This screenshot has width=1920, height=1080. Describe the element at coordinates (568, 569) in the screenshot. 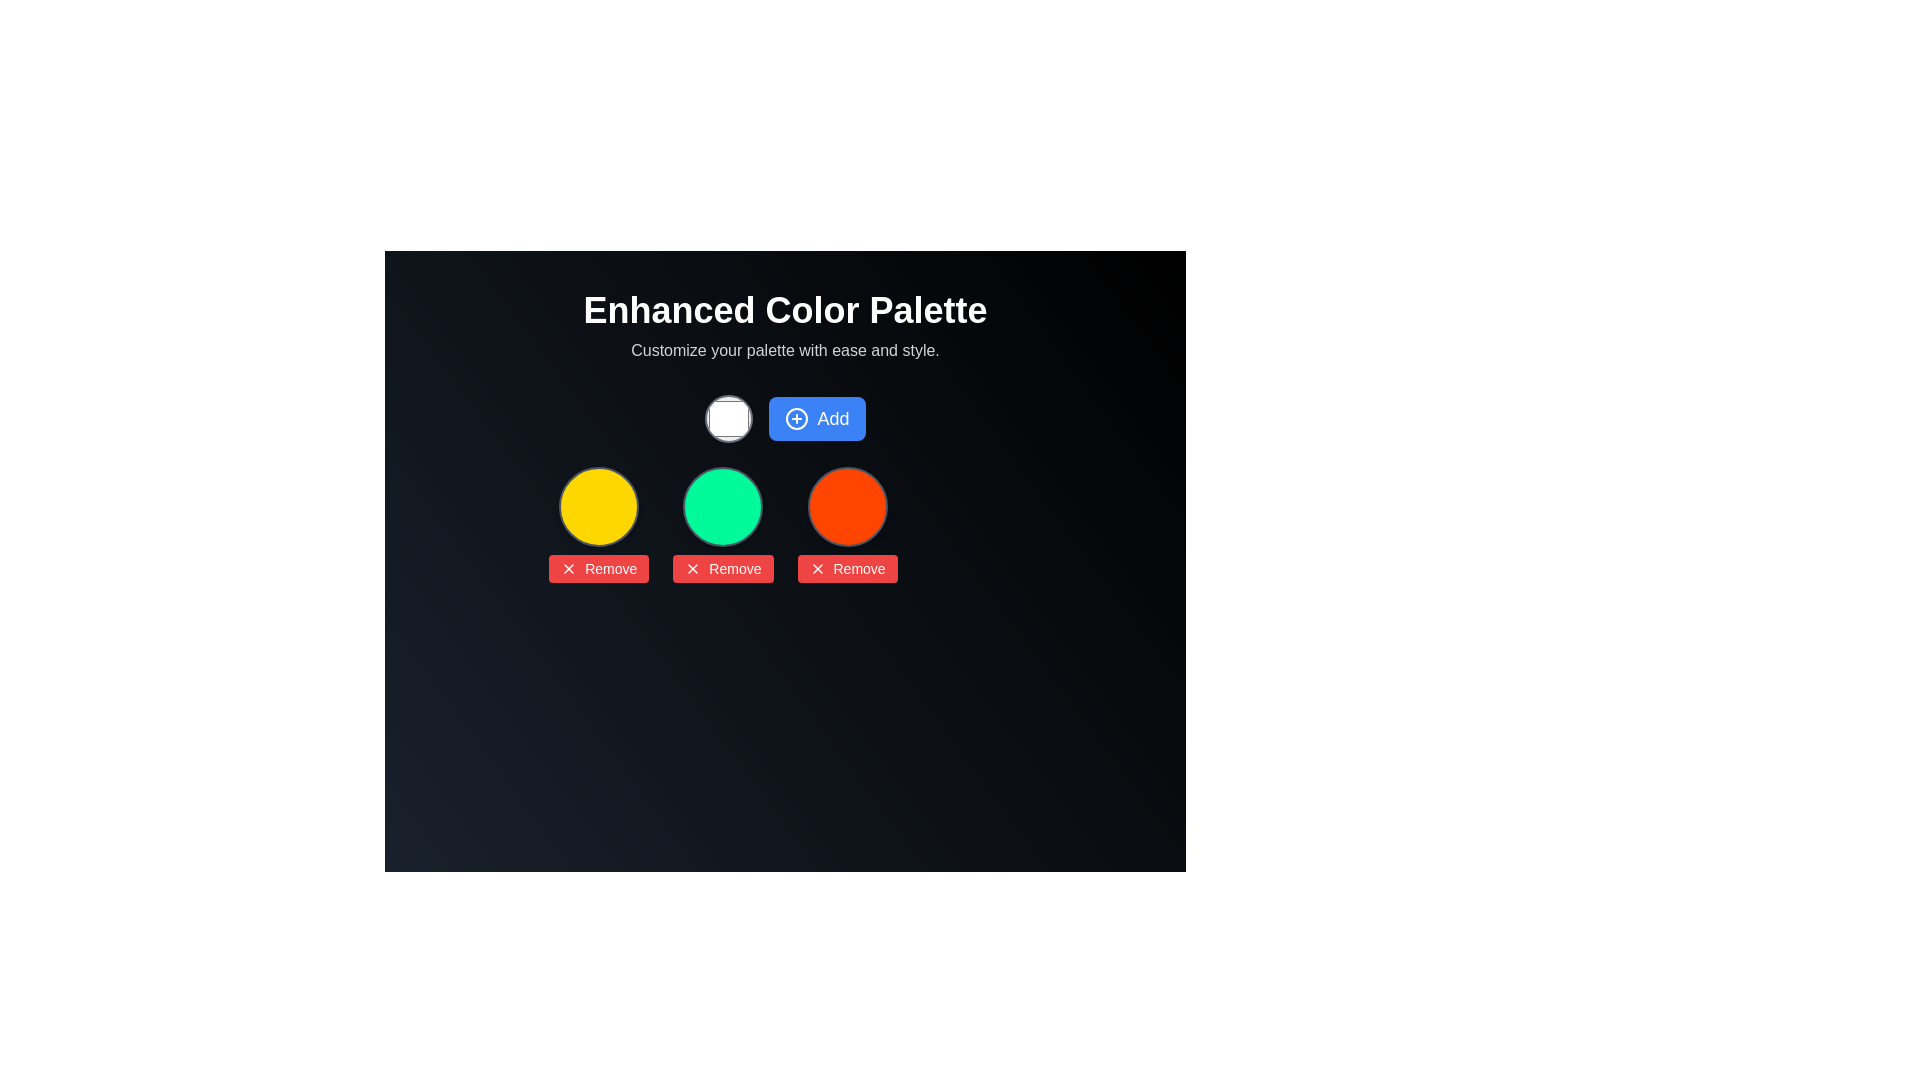

I see `the icon within the 'Remove' button` at that location.